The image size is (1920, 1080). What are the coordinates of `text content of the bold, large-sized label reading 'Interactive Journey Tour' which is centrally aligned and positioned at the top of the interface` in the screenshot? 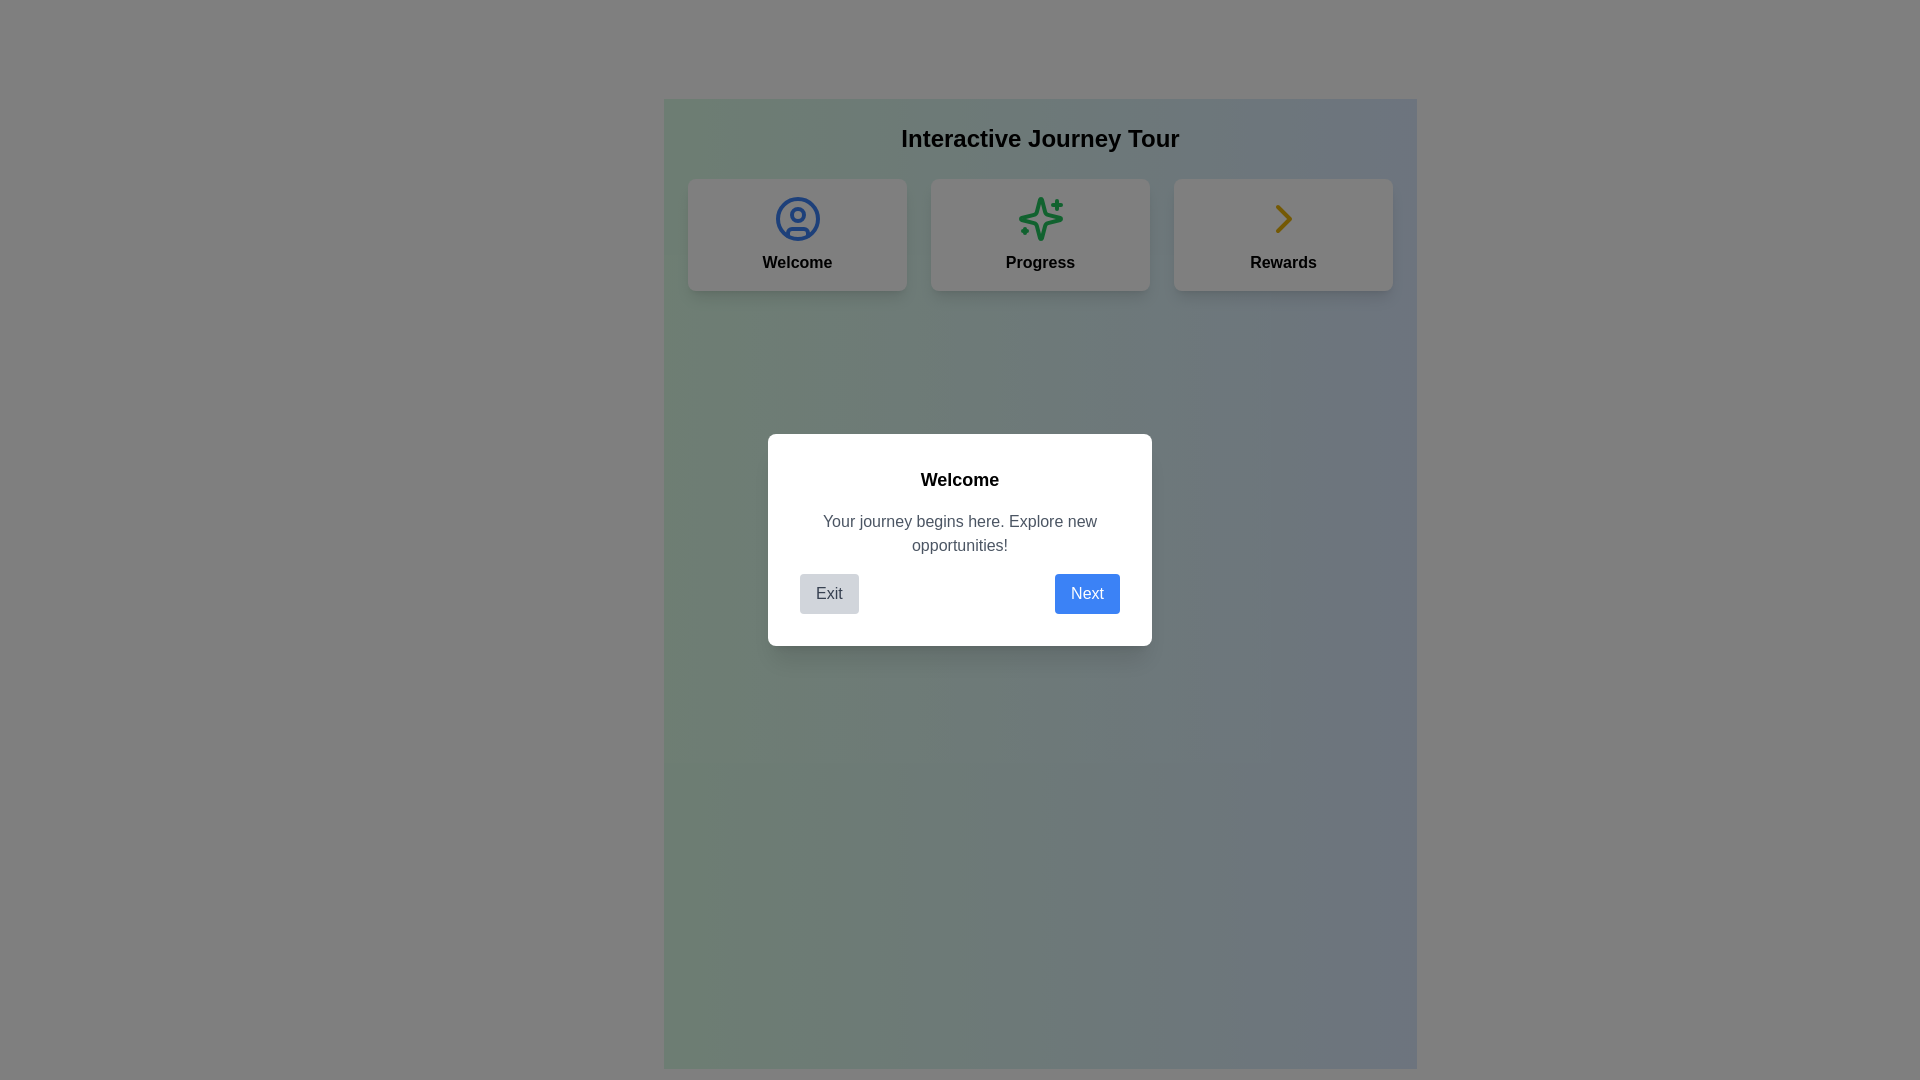 It's located at (1040, 137).